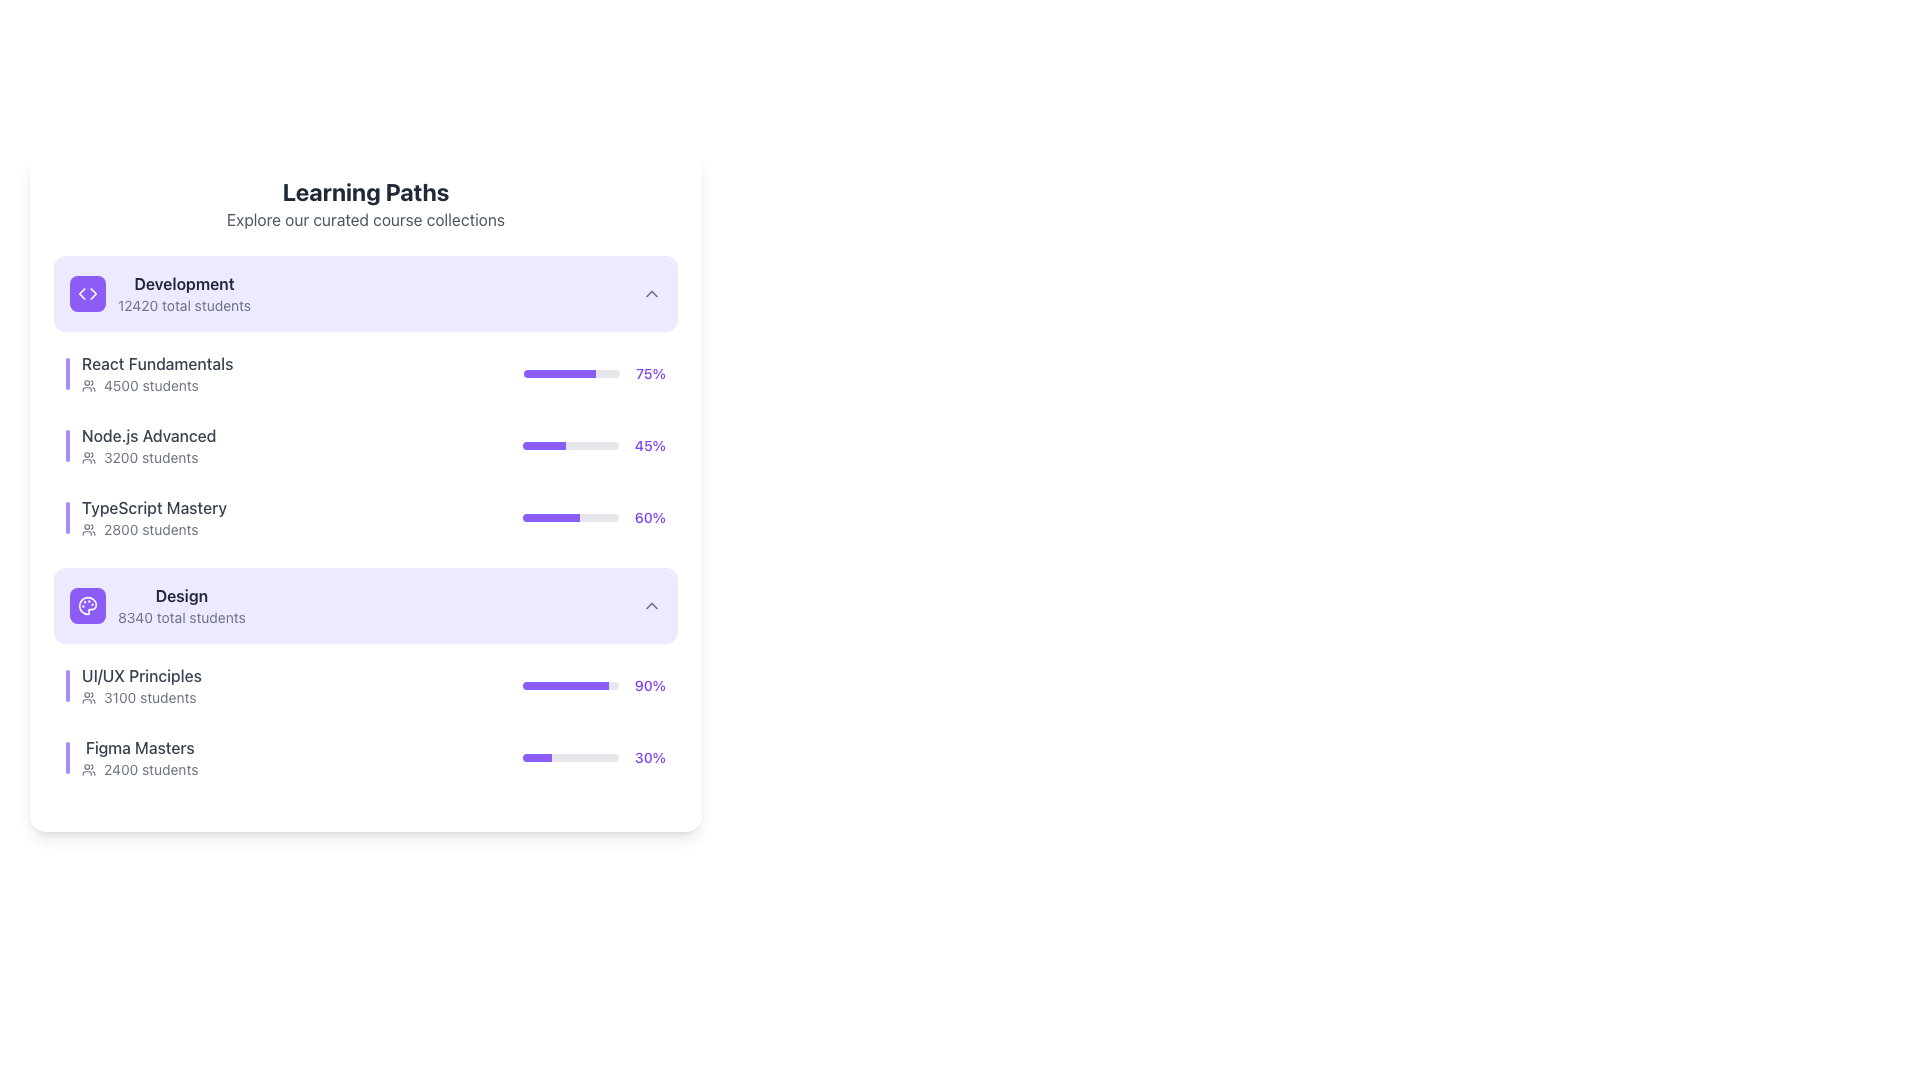 Image resolution: width=1920 pixels, height=1080 pixels. Describe the element at coordinates (365, 516) in the screenshot. I see `the 'TypeScript Mastery' list item in the 'Development' section` at that location.